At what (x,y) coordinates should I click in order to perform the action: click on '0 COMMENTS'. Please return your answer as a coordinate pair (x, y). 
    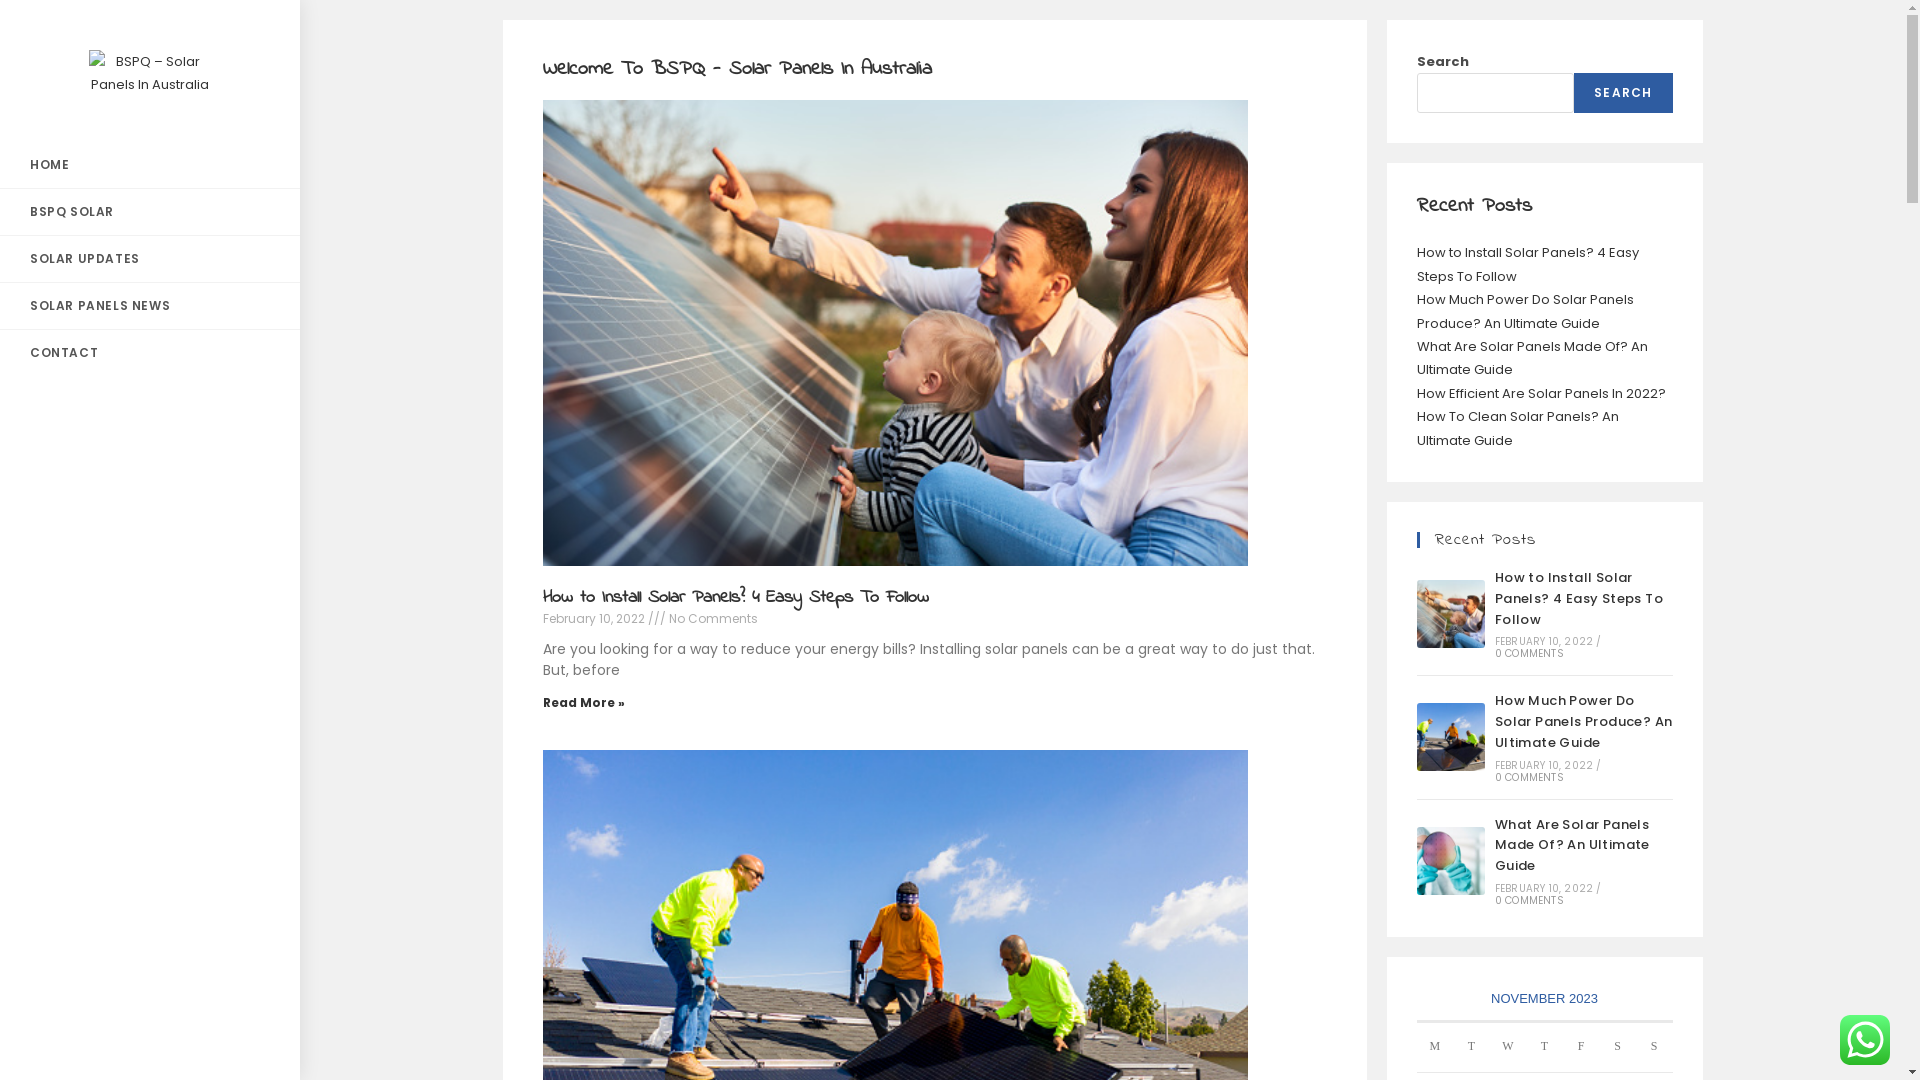
    Looking at the image, I should click on (1528, 900).